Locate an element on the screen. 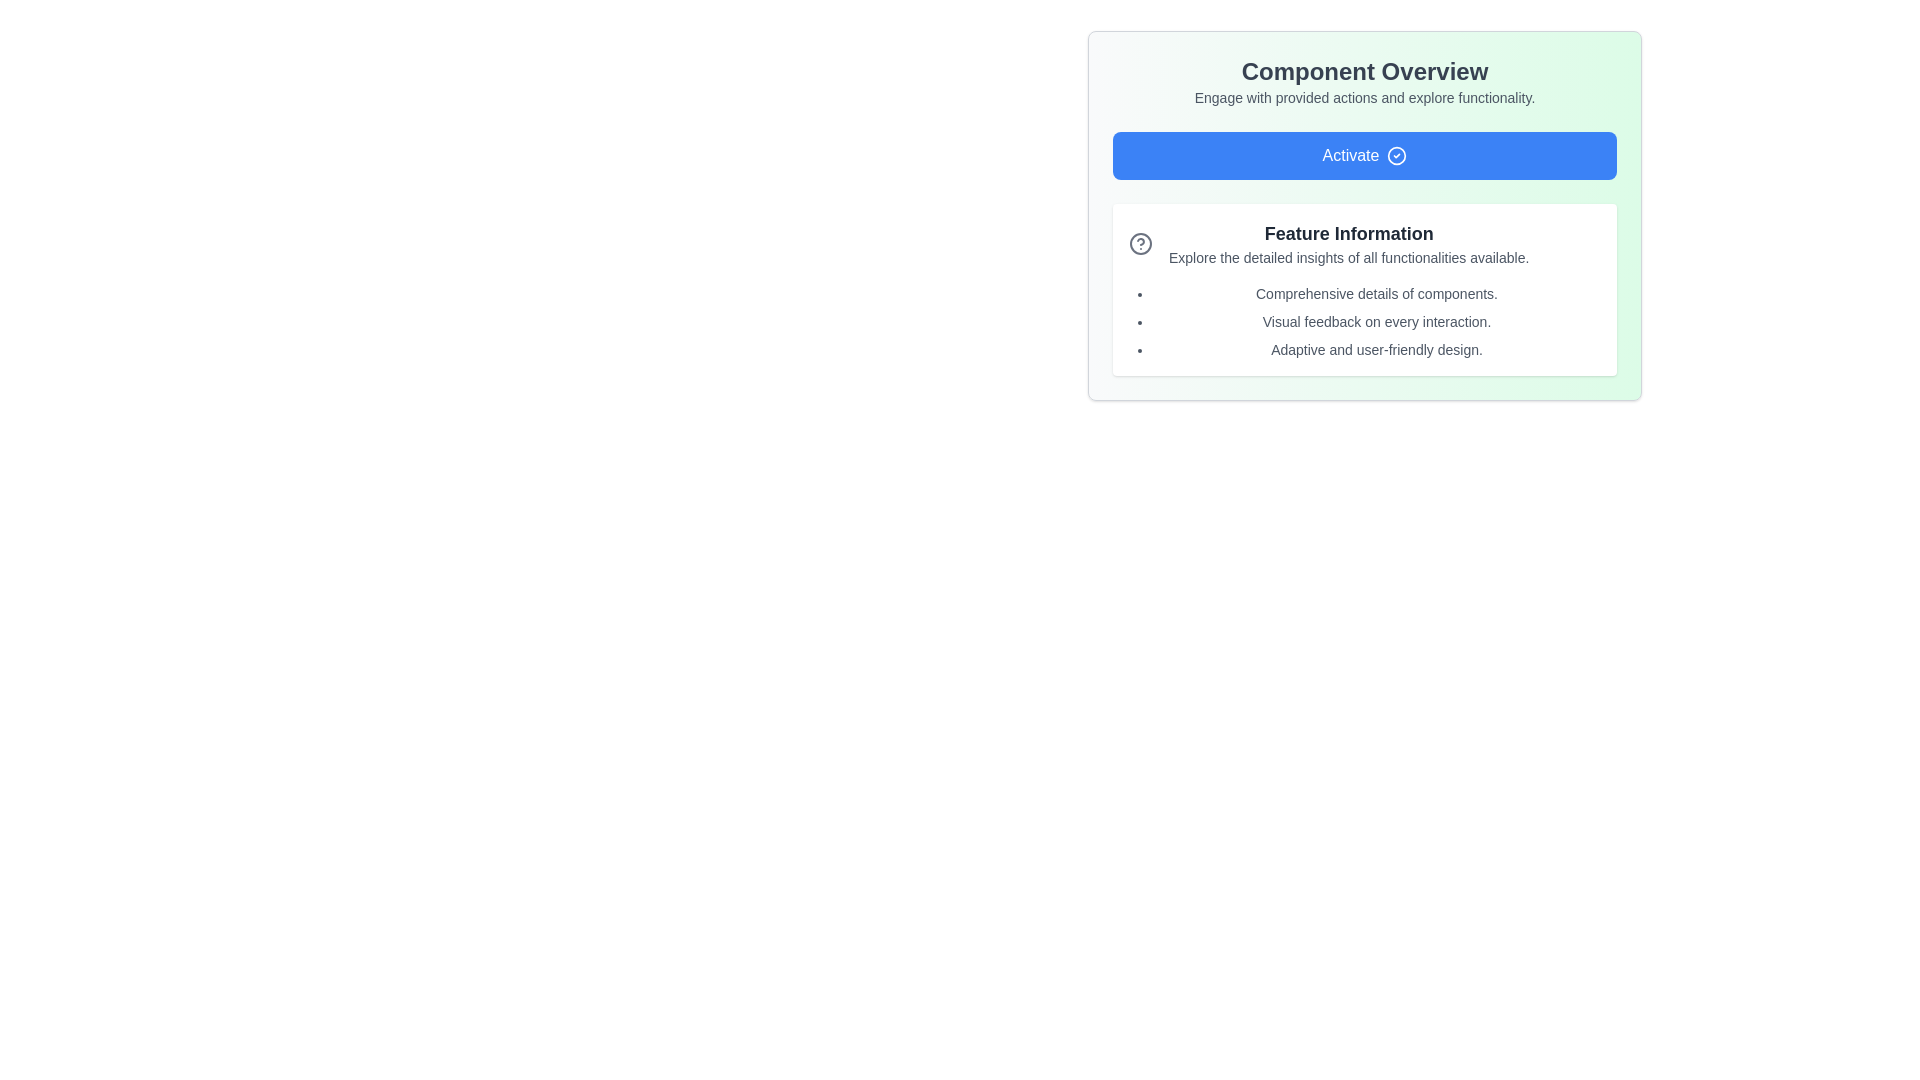  the blue 'Activate' button with a checkmark icon is located at coordinates (1363, 154).